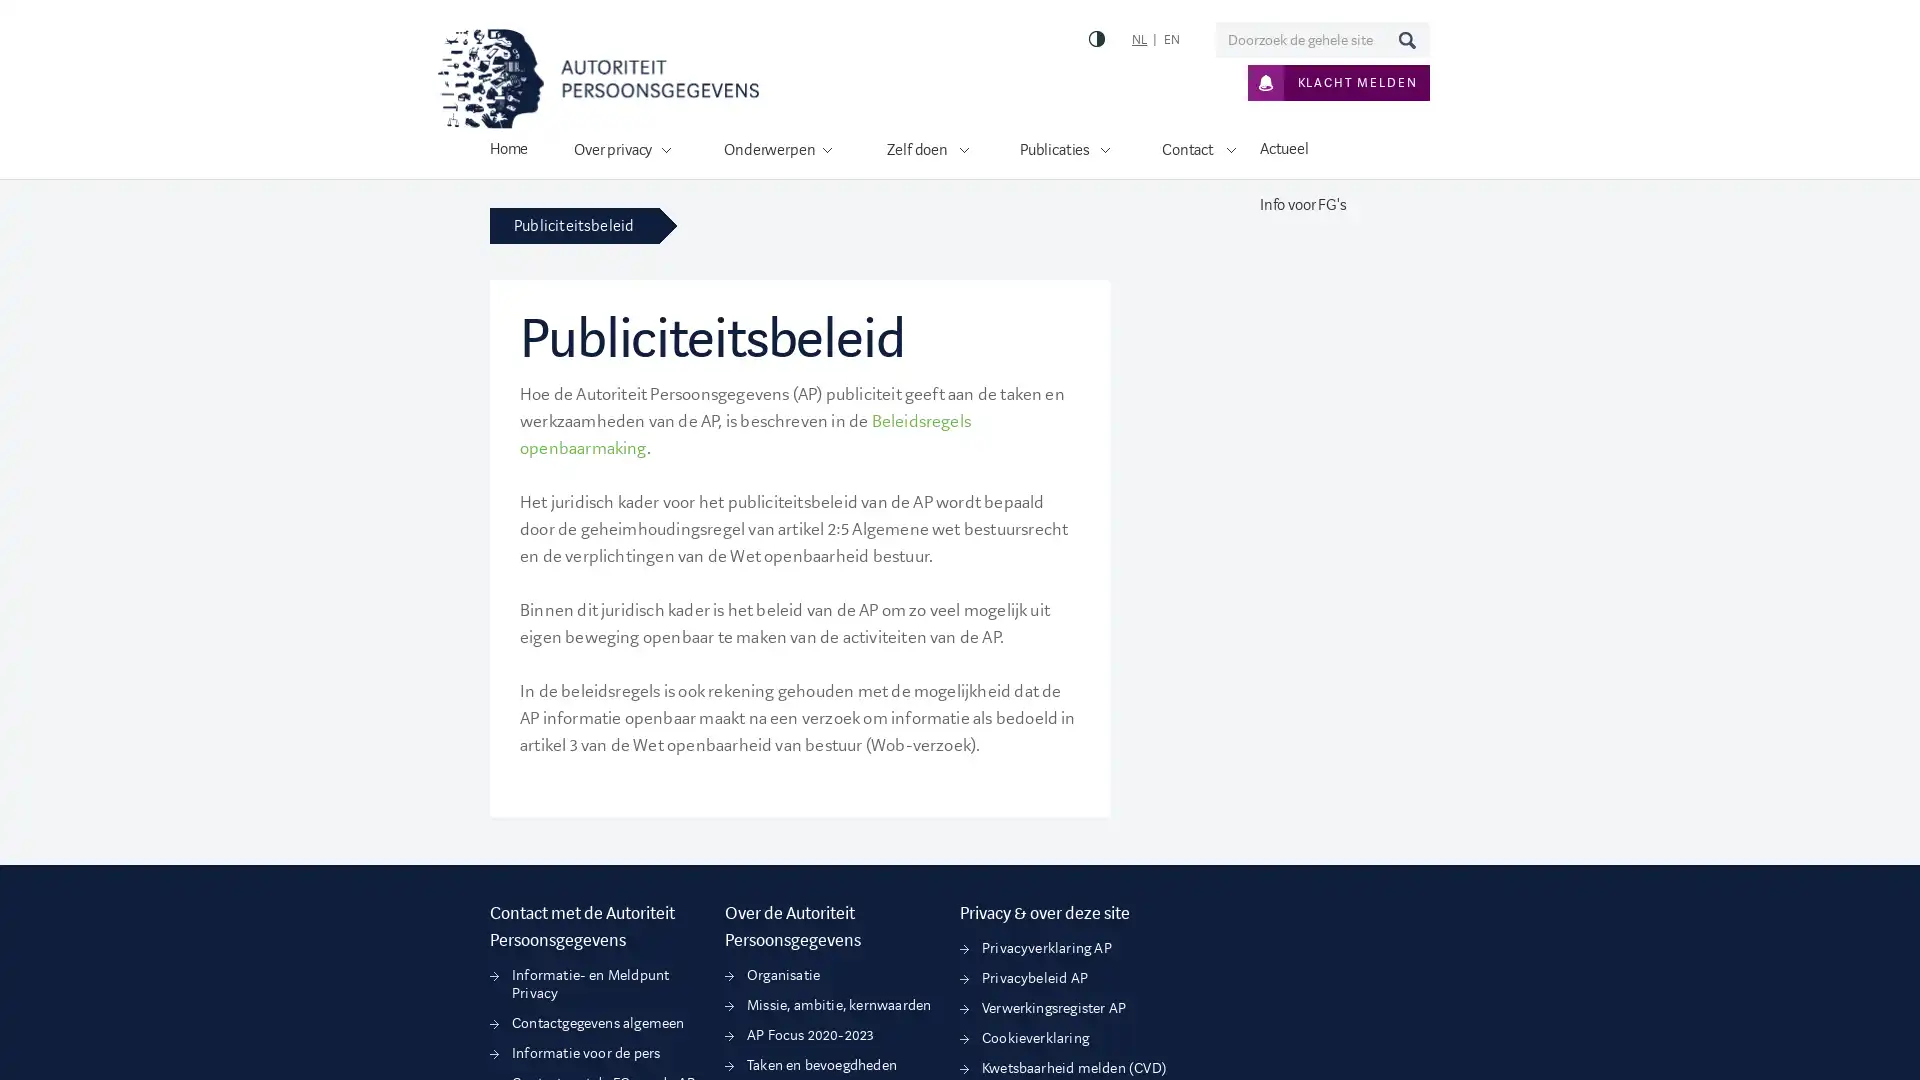  I want to click on Zoeken, so click(1405, 39).